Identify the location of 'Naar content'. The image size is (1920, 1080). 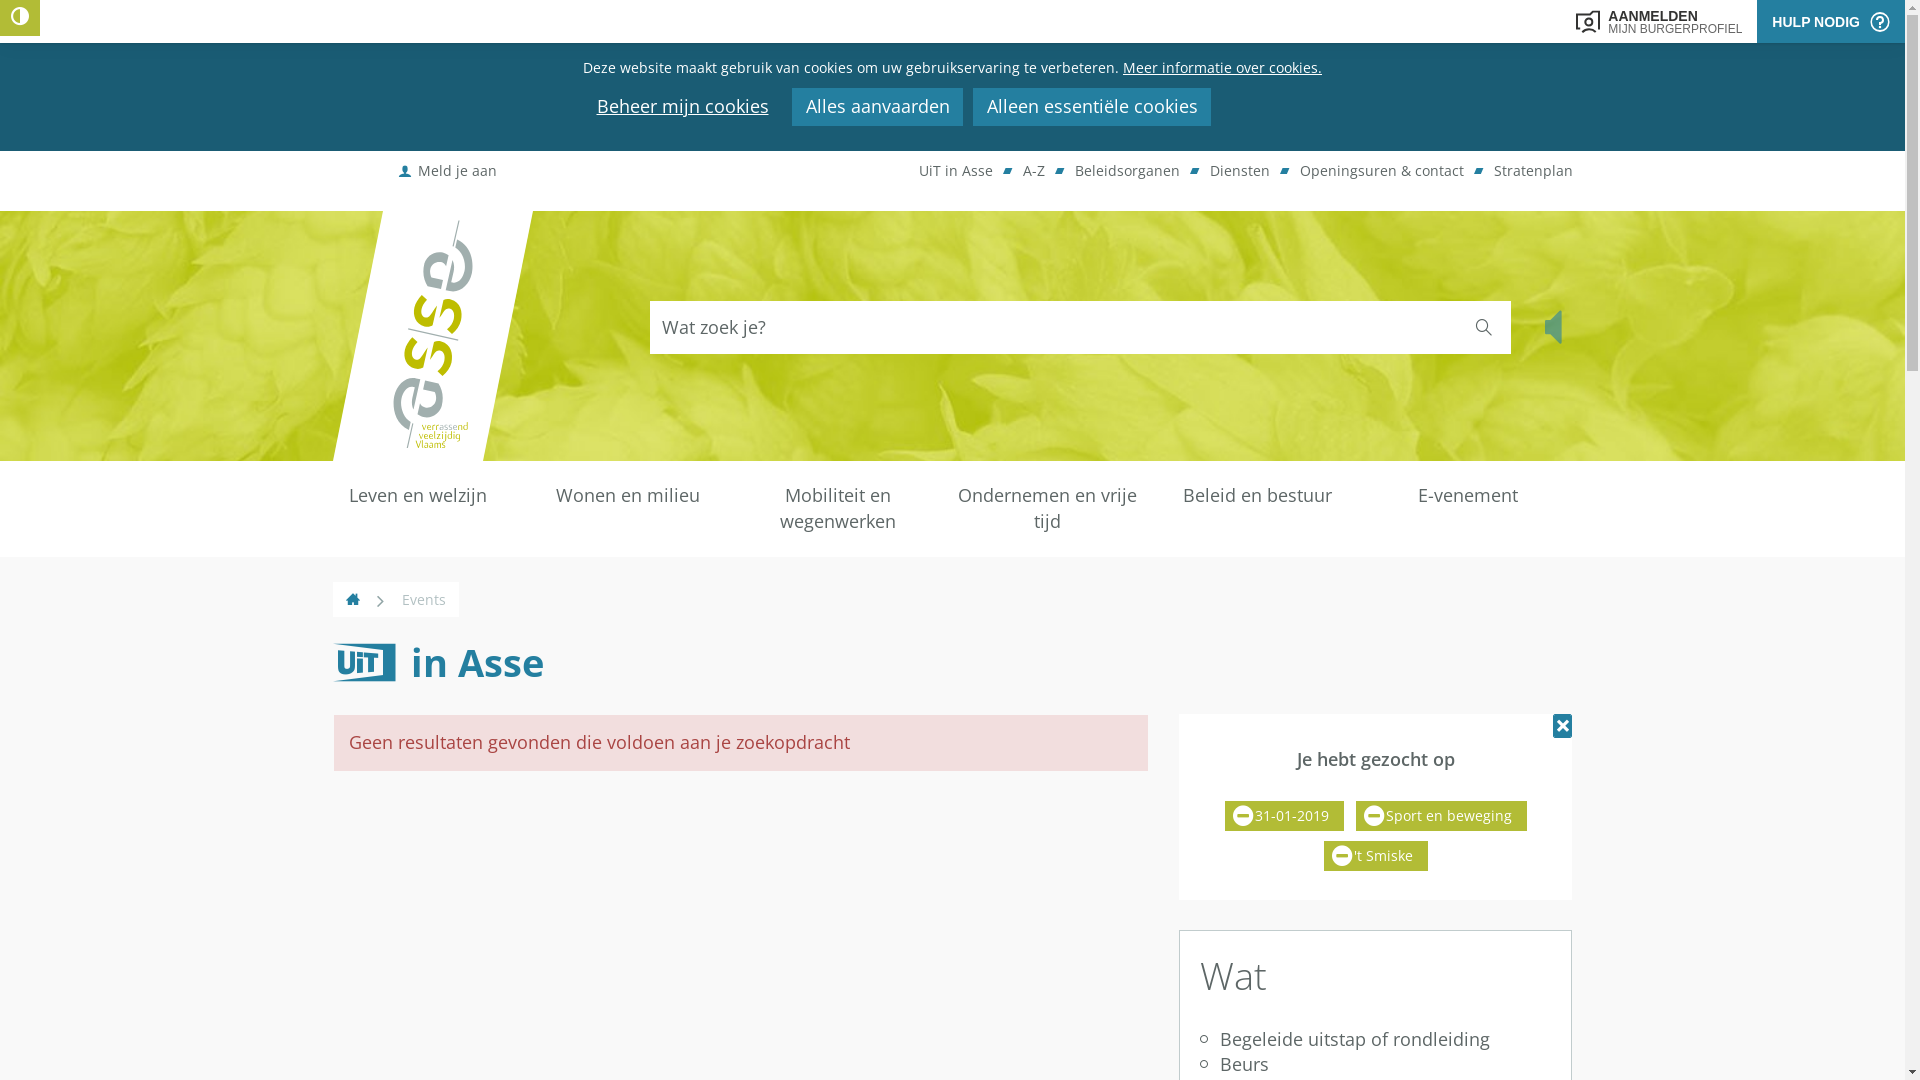
(569, 102).